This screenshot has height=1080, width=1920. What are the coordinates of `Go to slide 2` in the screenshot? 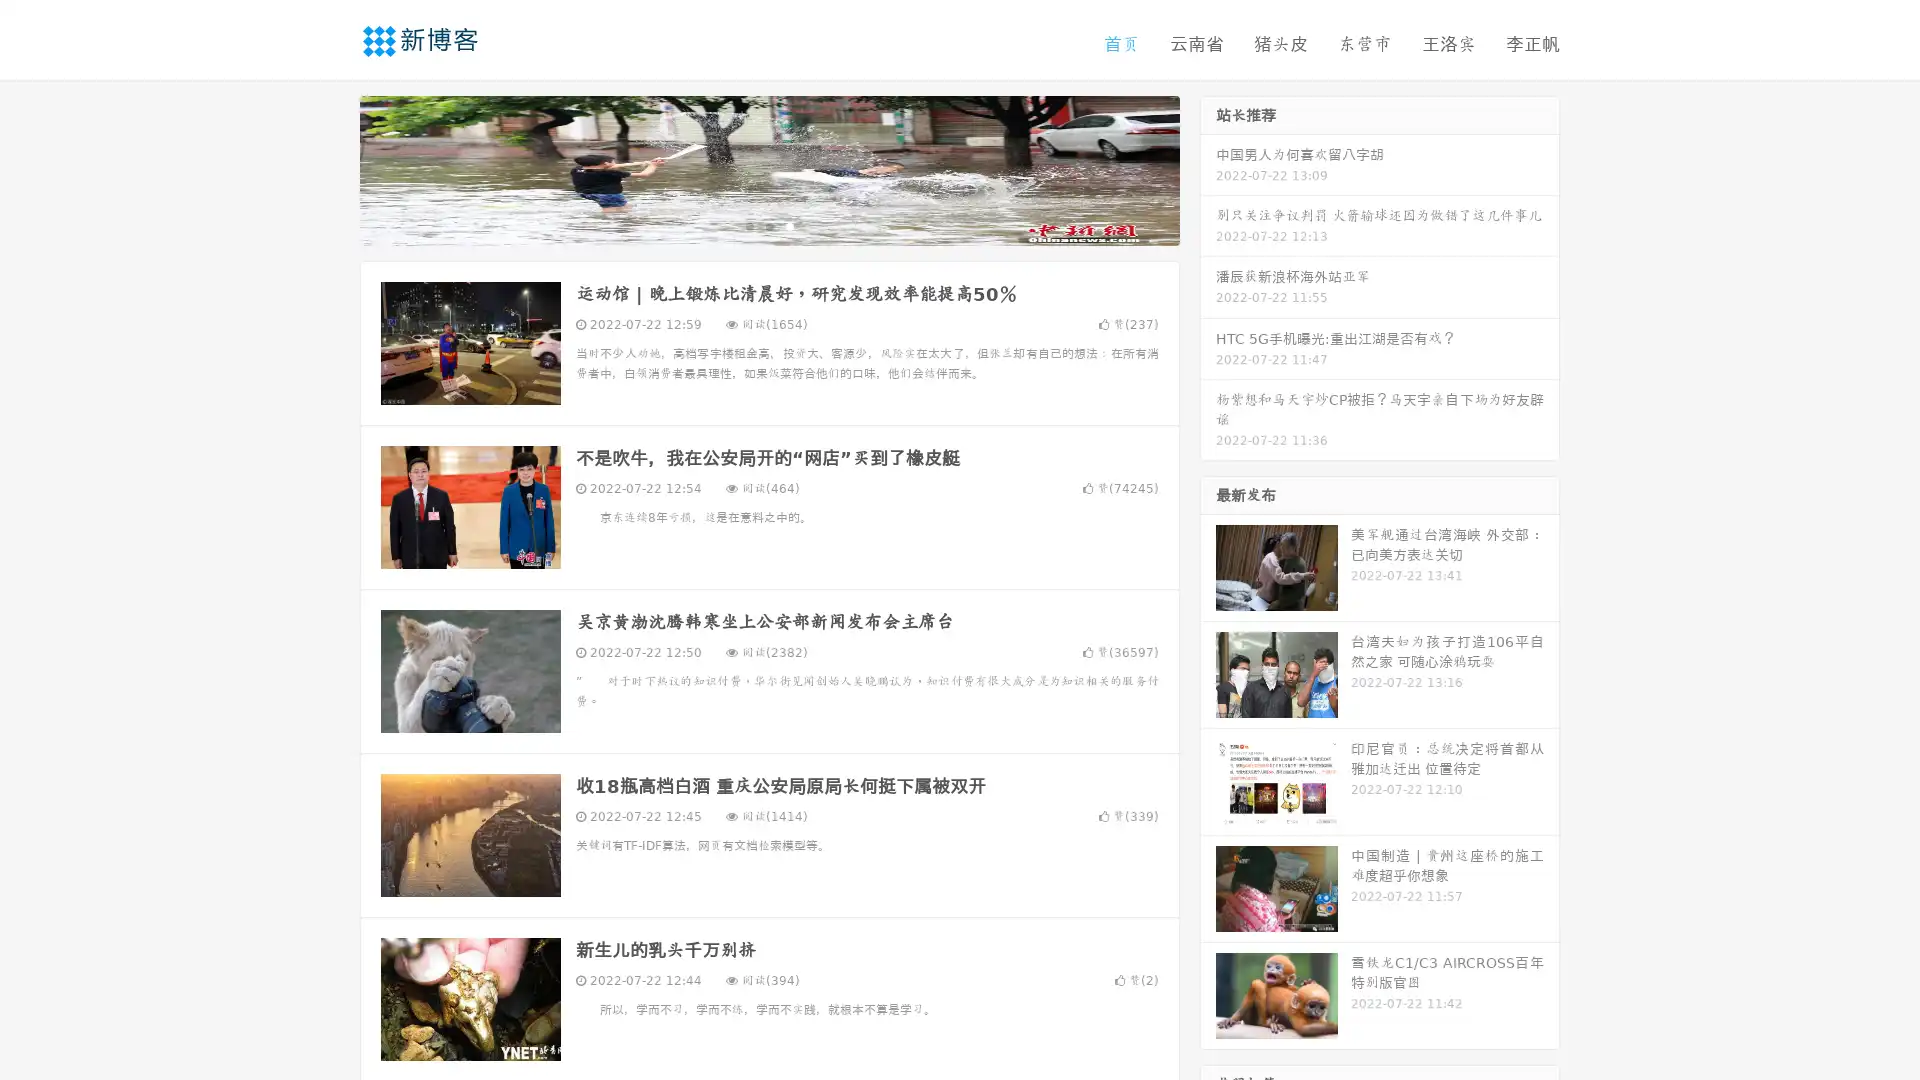 It's located at (768, 225).